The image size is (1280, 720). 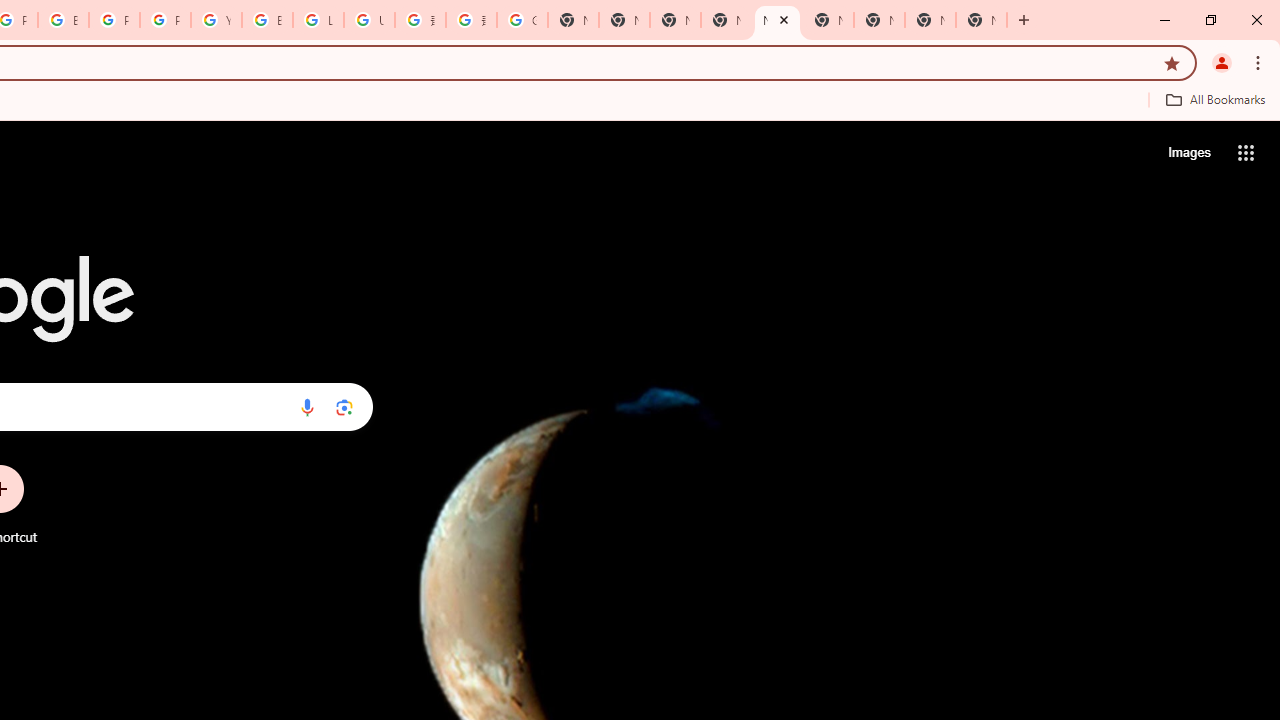 What do you see at coordinates (216, 20) in the screenshot?
I see `'YouTube'` at bounding box center [216, 20].